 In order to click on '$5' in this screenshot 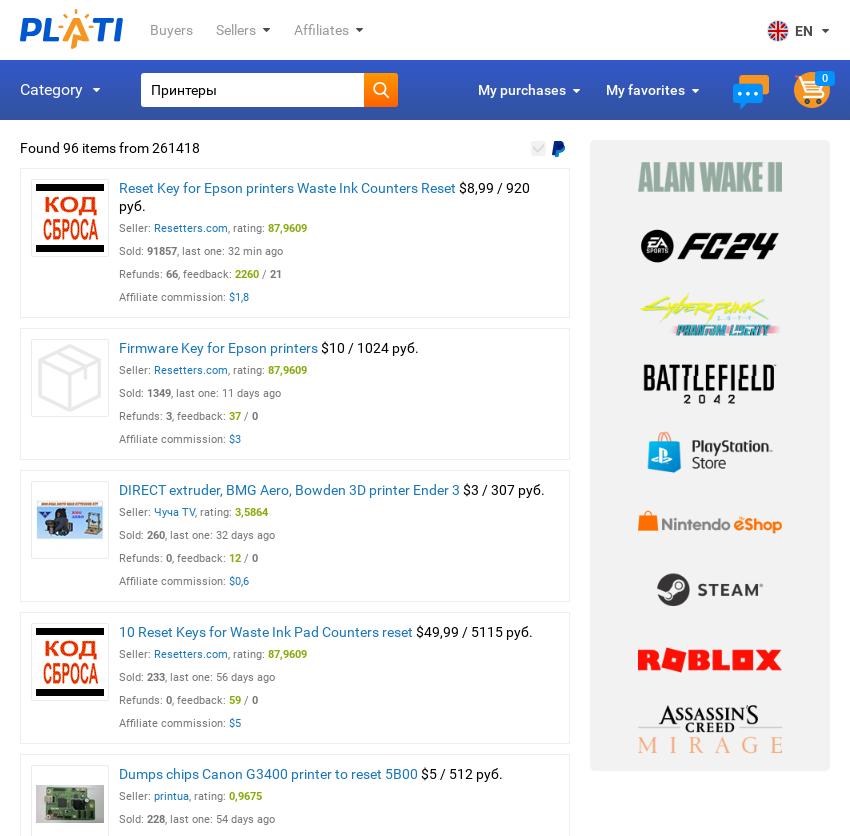, I will do `click(235, 723)`.